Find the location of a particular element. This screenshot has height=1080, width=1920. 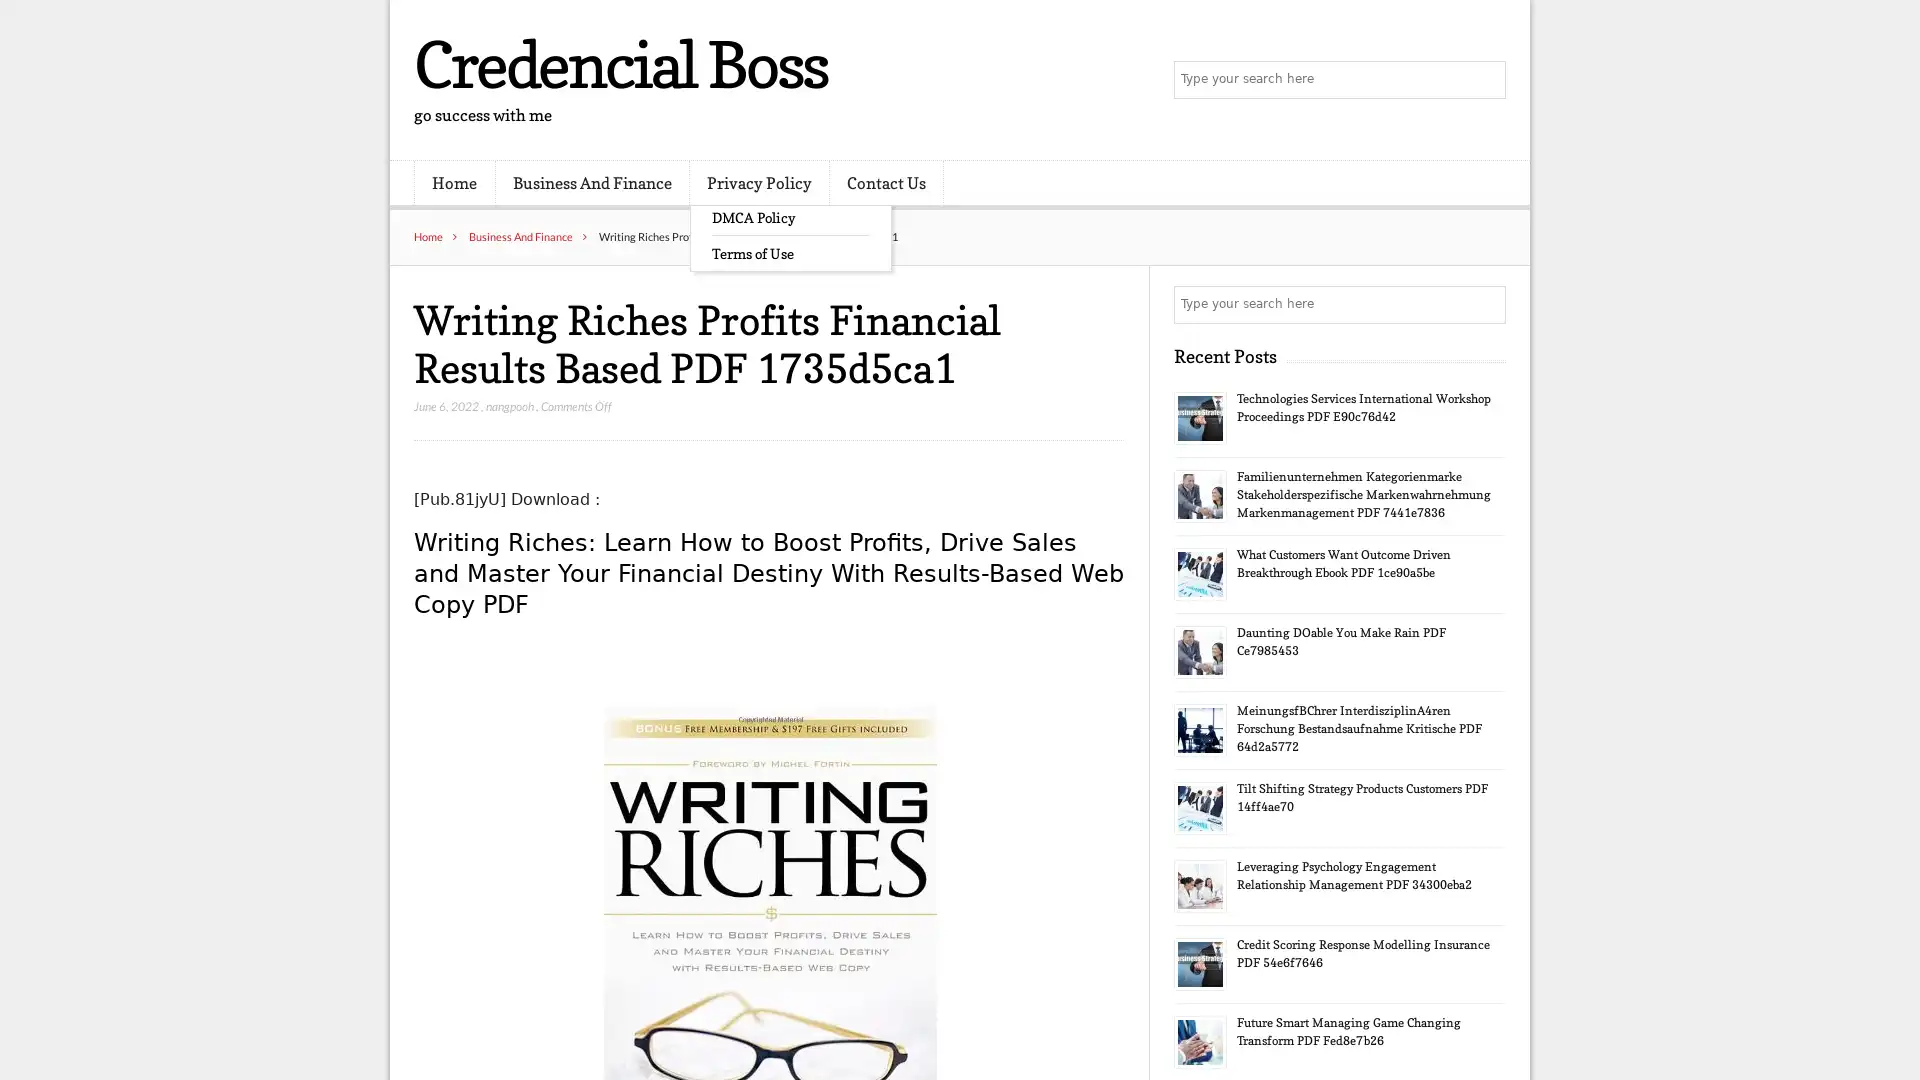

Search is located at coordinates (1485, 80).